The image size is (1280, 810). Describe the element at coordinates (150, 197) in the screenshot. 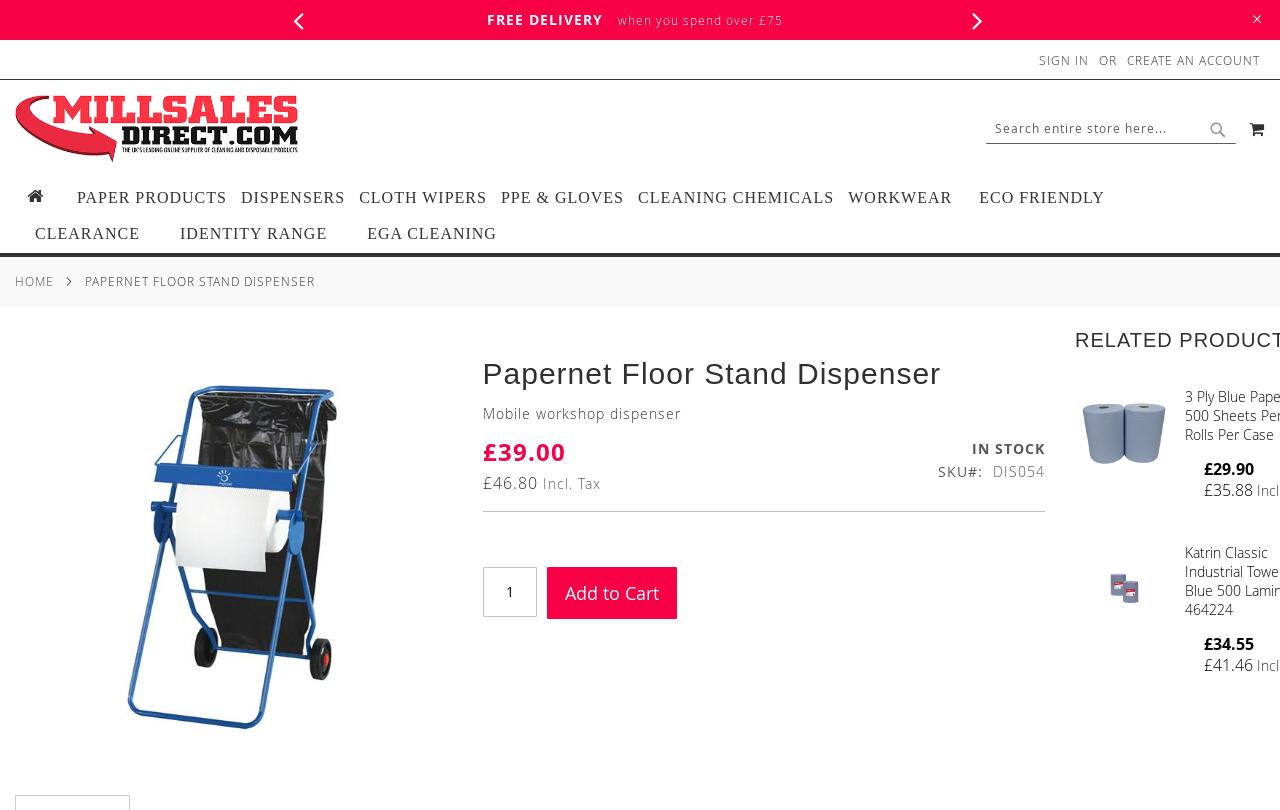

I see `'Paper Products'` at that location.